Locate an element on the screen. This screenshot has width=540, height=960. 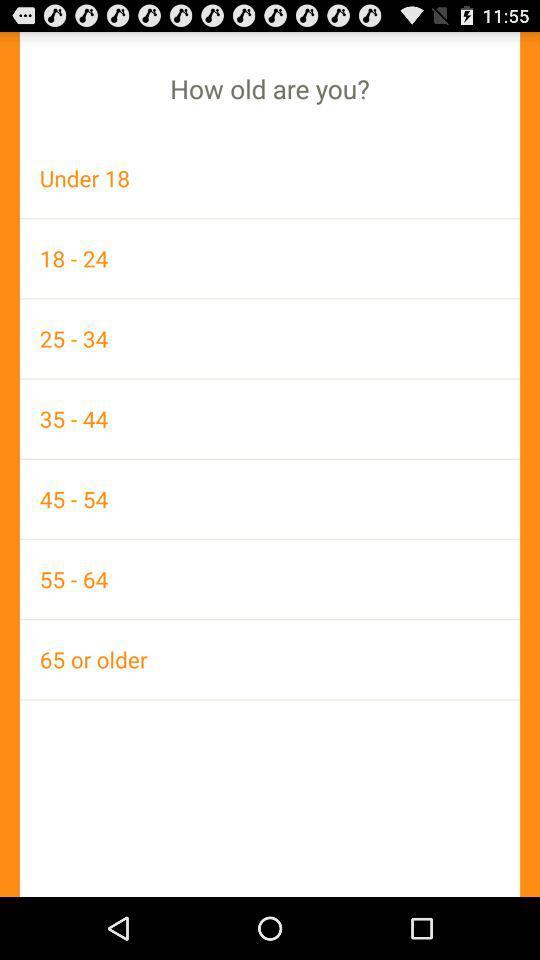
the 65 or older item is located at coordinates (270, 658).